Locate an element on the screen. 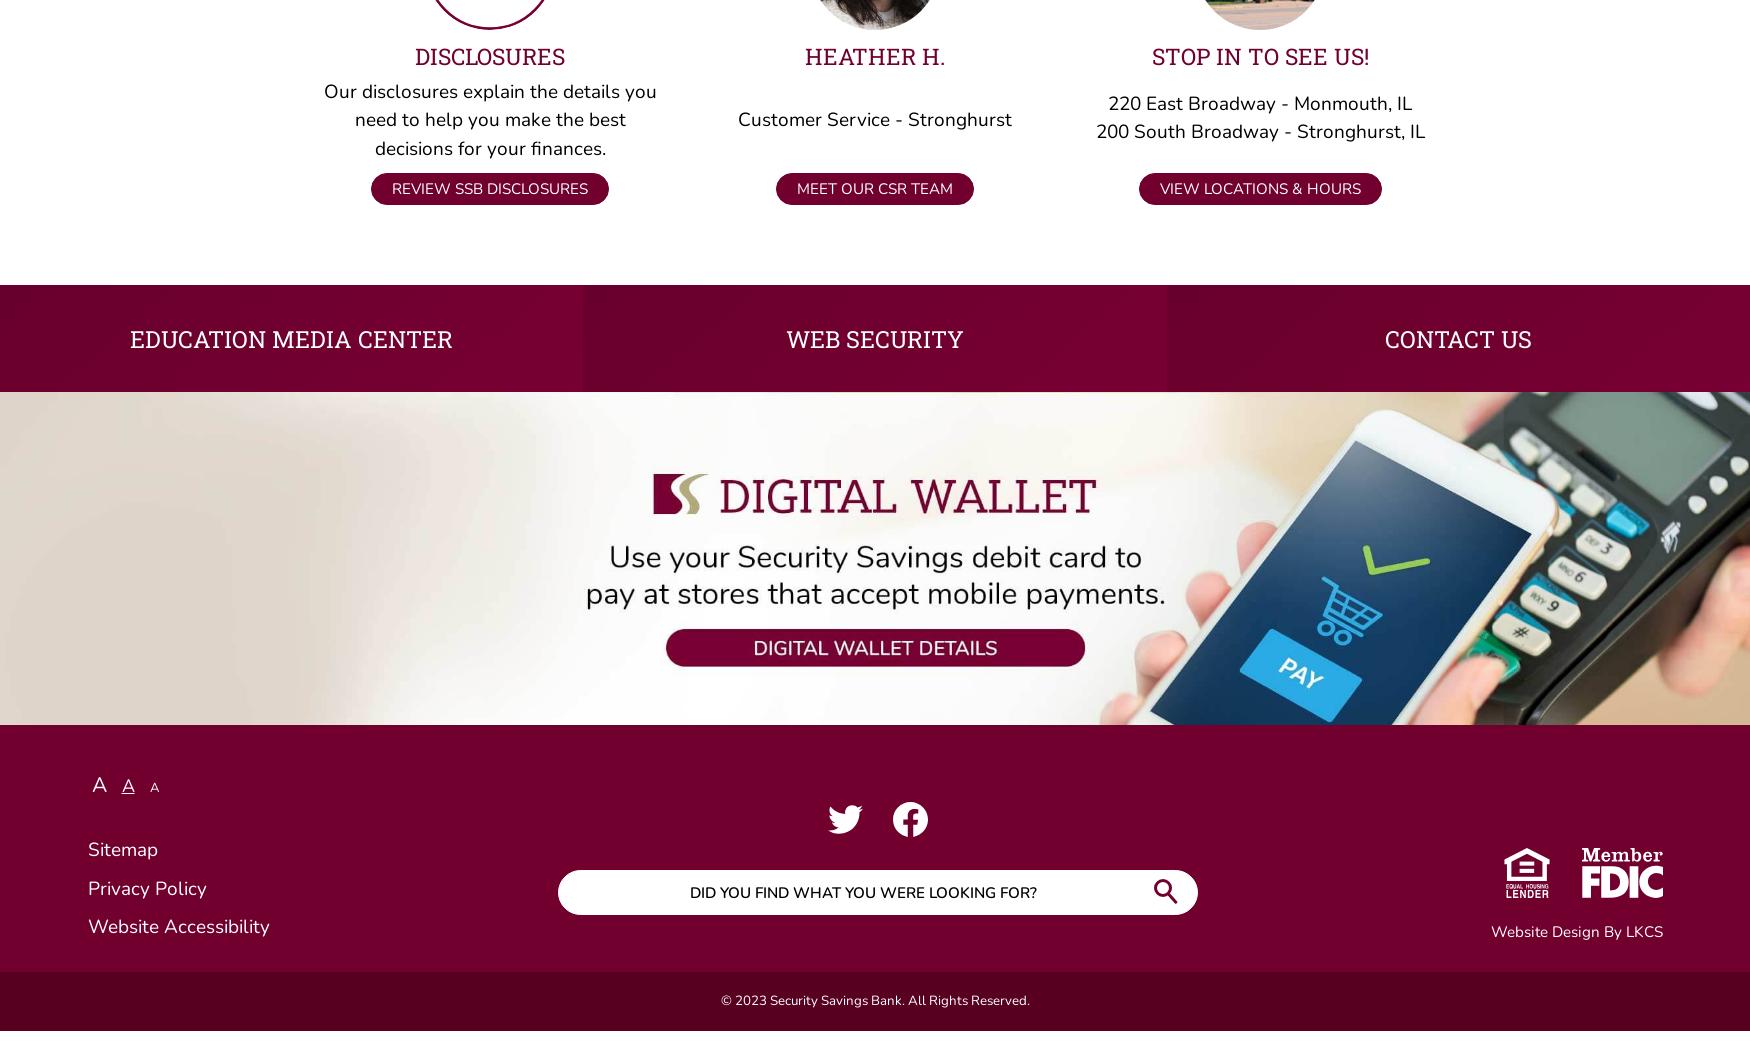  'Our disclosures explain the details you need to help you make the best decisions for your finances.' is located at coordinates (323, 130).